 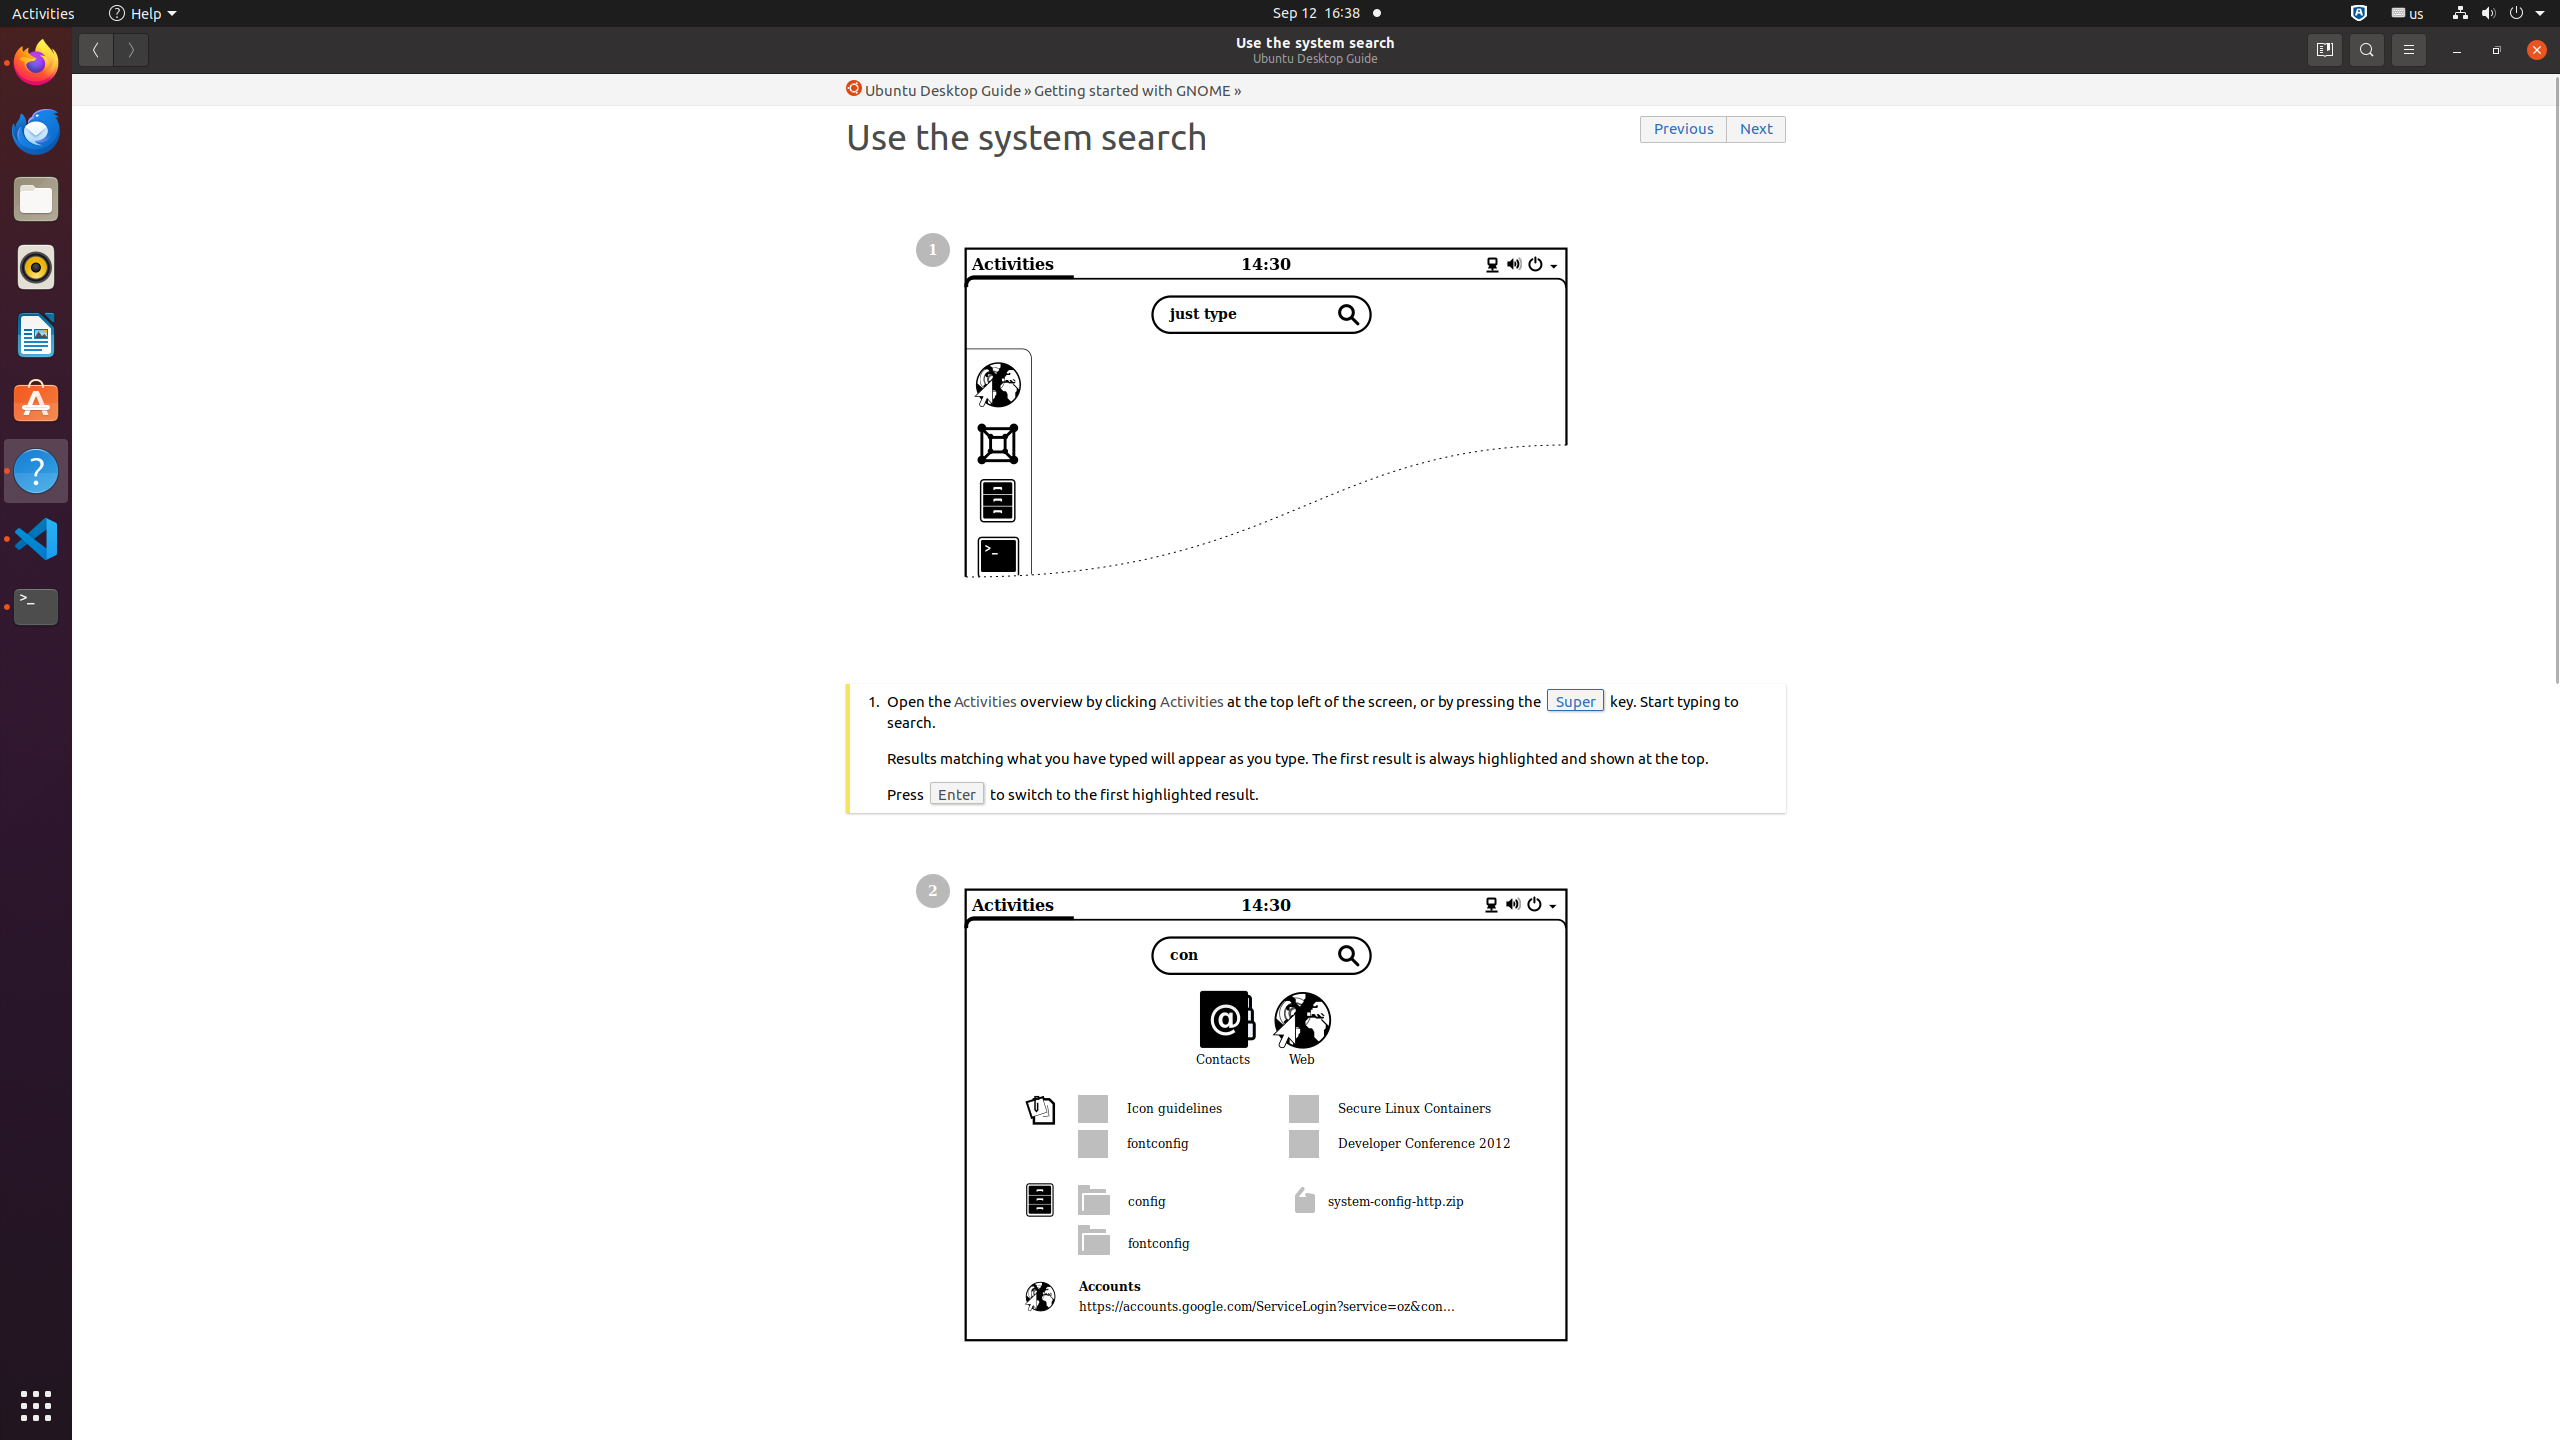 I want to click on 'Firefox Web Browser', so click(x=36, y=61).